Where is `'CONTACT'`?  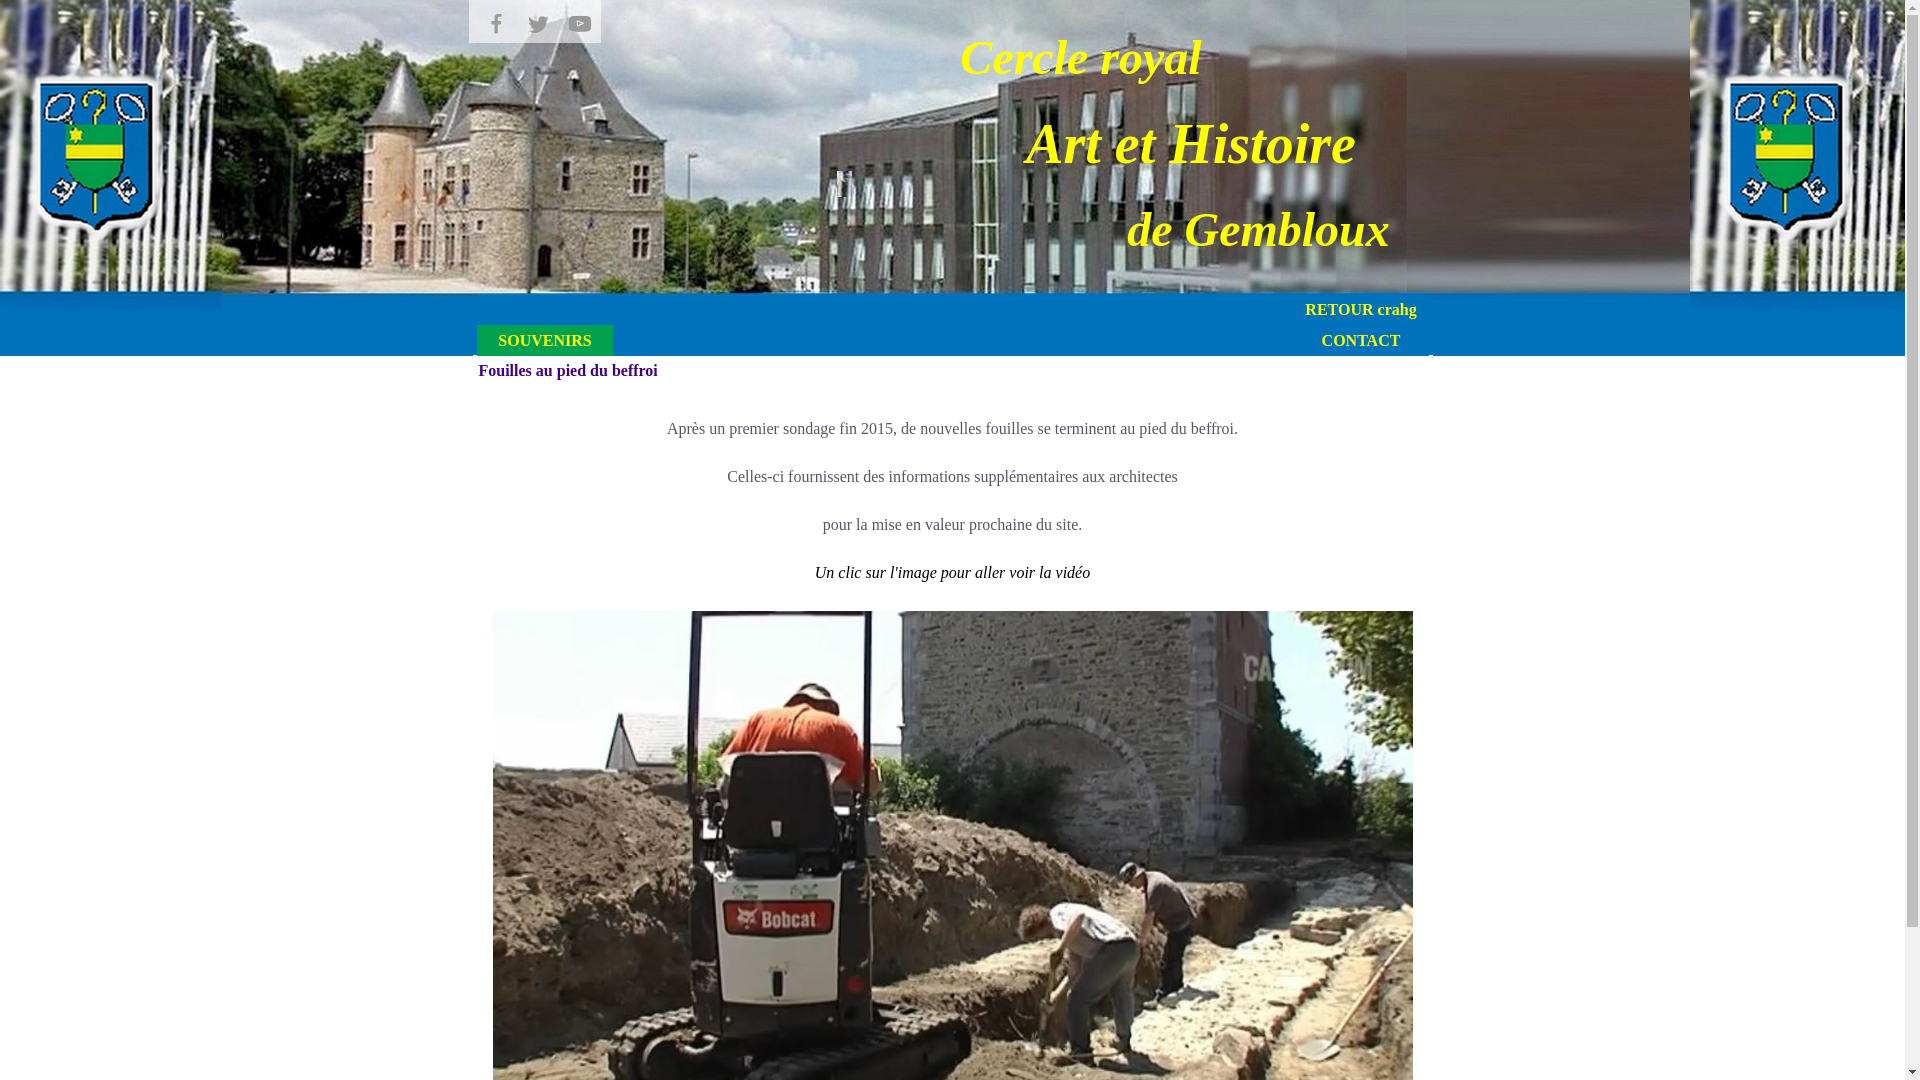
'CONTACT' is located at coordinates (1360, 339).